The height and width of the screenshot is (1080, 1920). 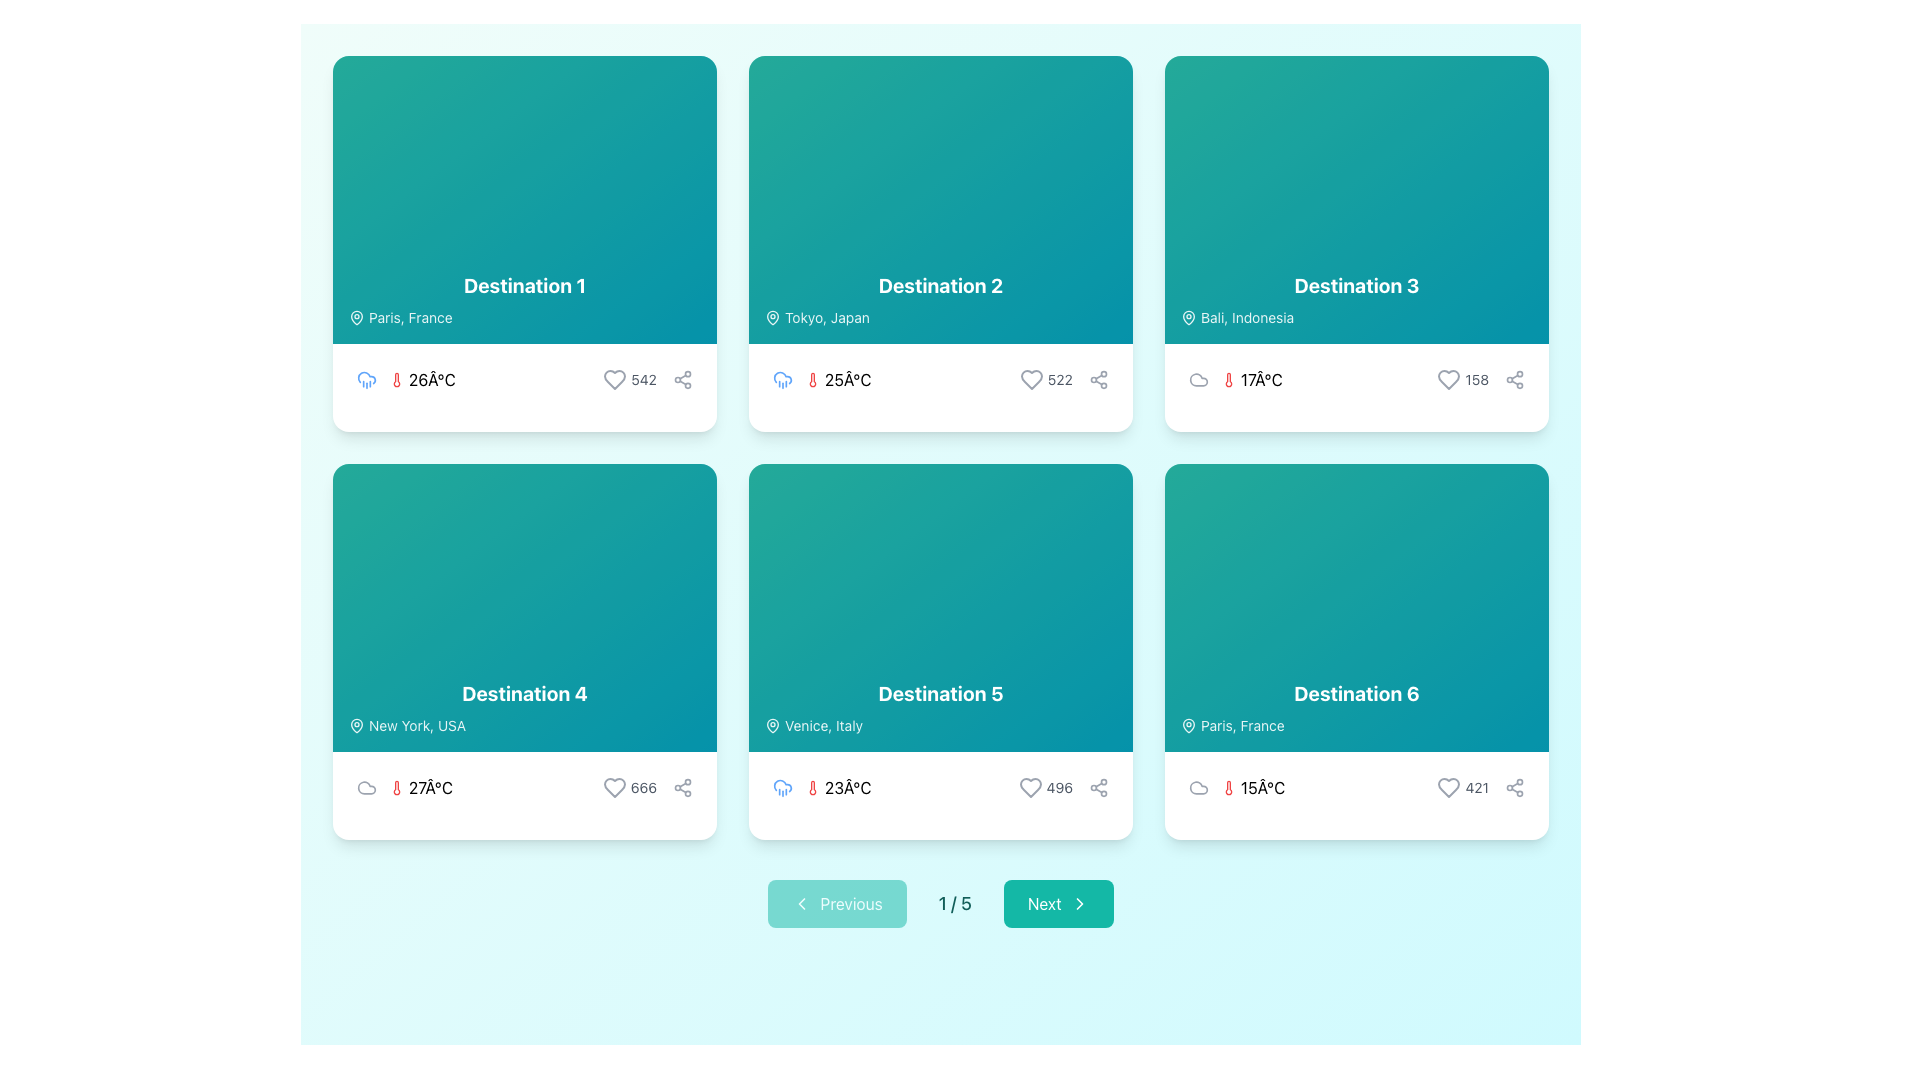 I want to click on the share icon button located at the bottom section of the 'Destination 1' card, which is positioned to the right of the heart icon and the numerical text '542', to initiate the sharing action, so click(x=682, y=380).